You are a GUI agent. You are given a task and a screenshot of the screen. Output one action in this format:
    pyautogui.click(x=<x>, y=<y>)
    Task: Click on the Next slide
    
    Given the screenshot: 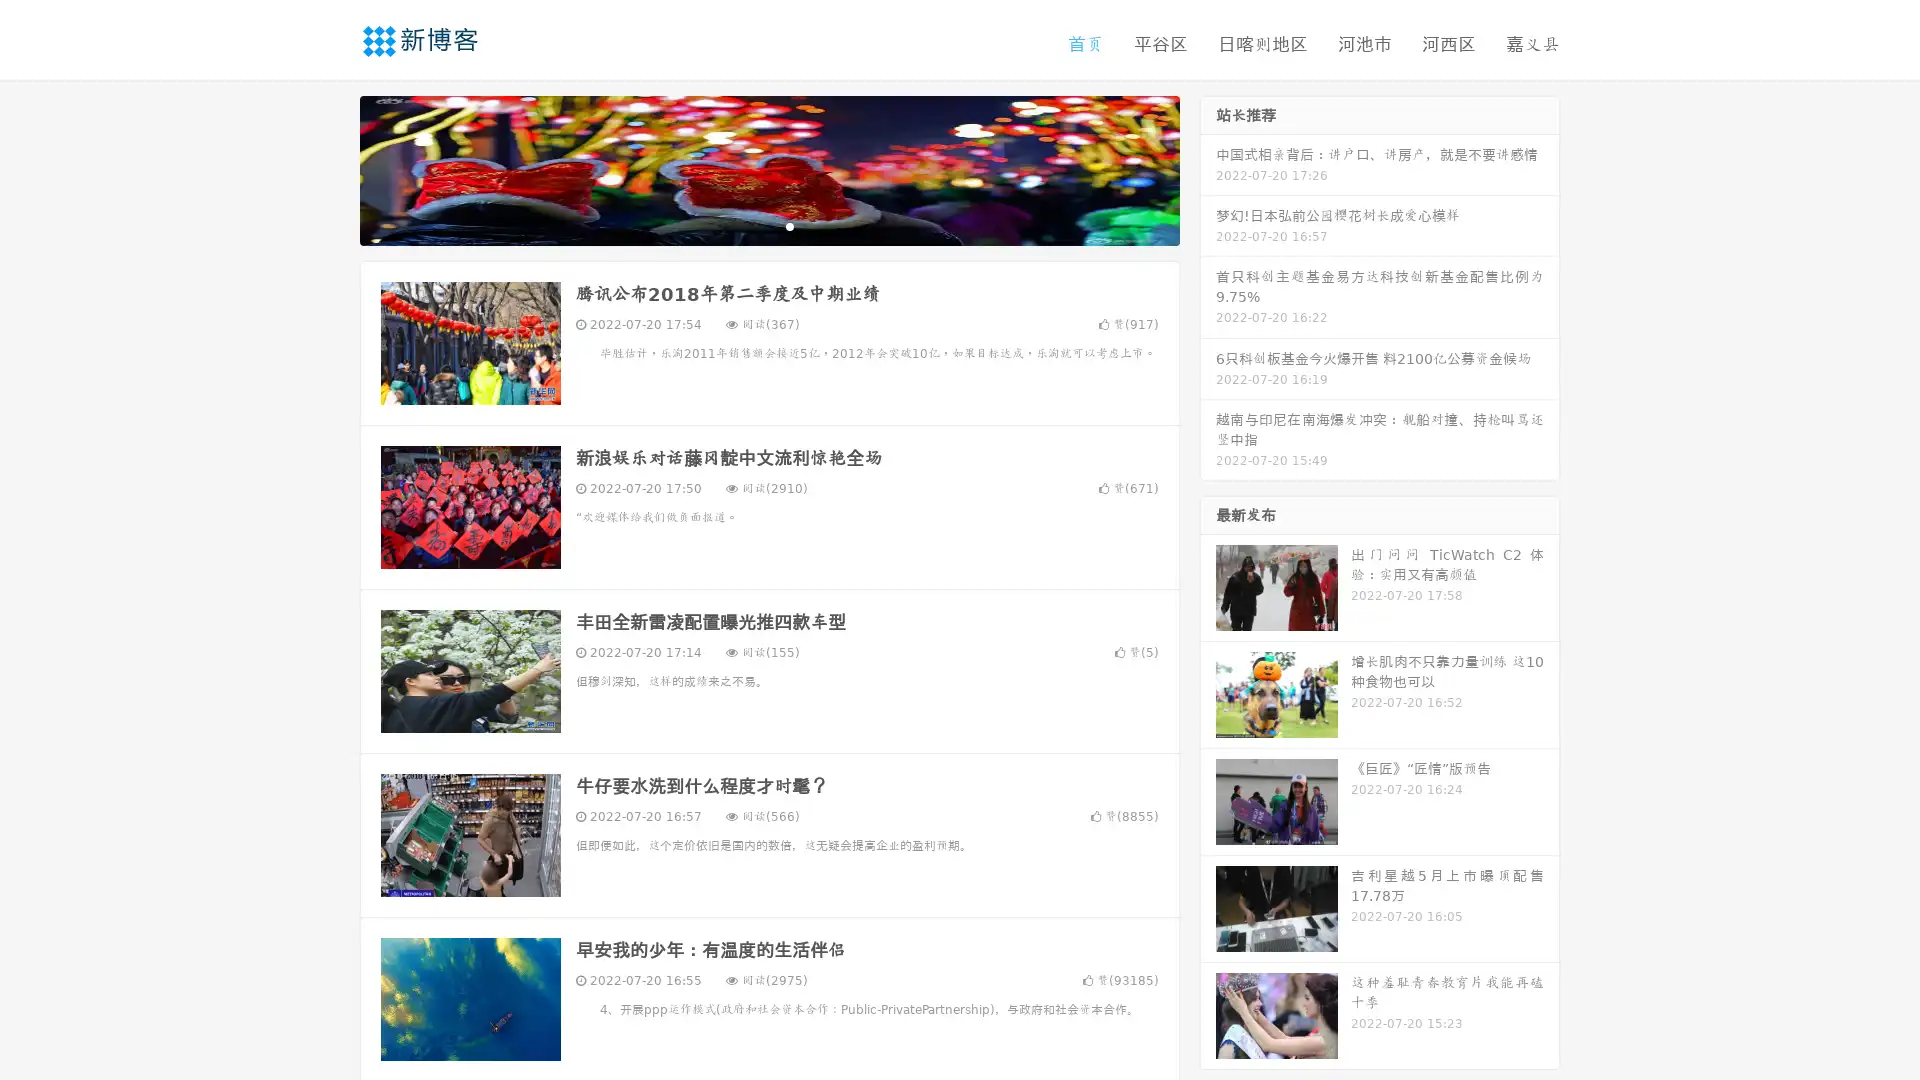 What is the action you would take?
    pyautogui.click(x=1208, y=168)
    